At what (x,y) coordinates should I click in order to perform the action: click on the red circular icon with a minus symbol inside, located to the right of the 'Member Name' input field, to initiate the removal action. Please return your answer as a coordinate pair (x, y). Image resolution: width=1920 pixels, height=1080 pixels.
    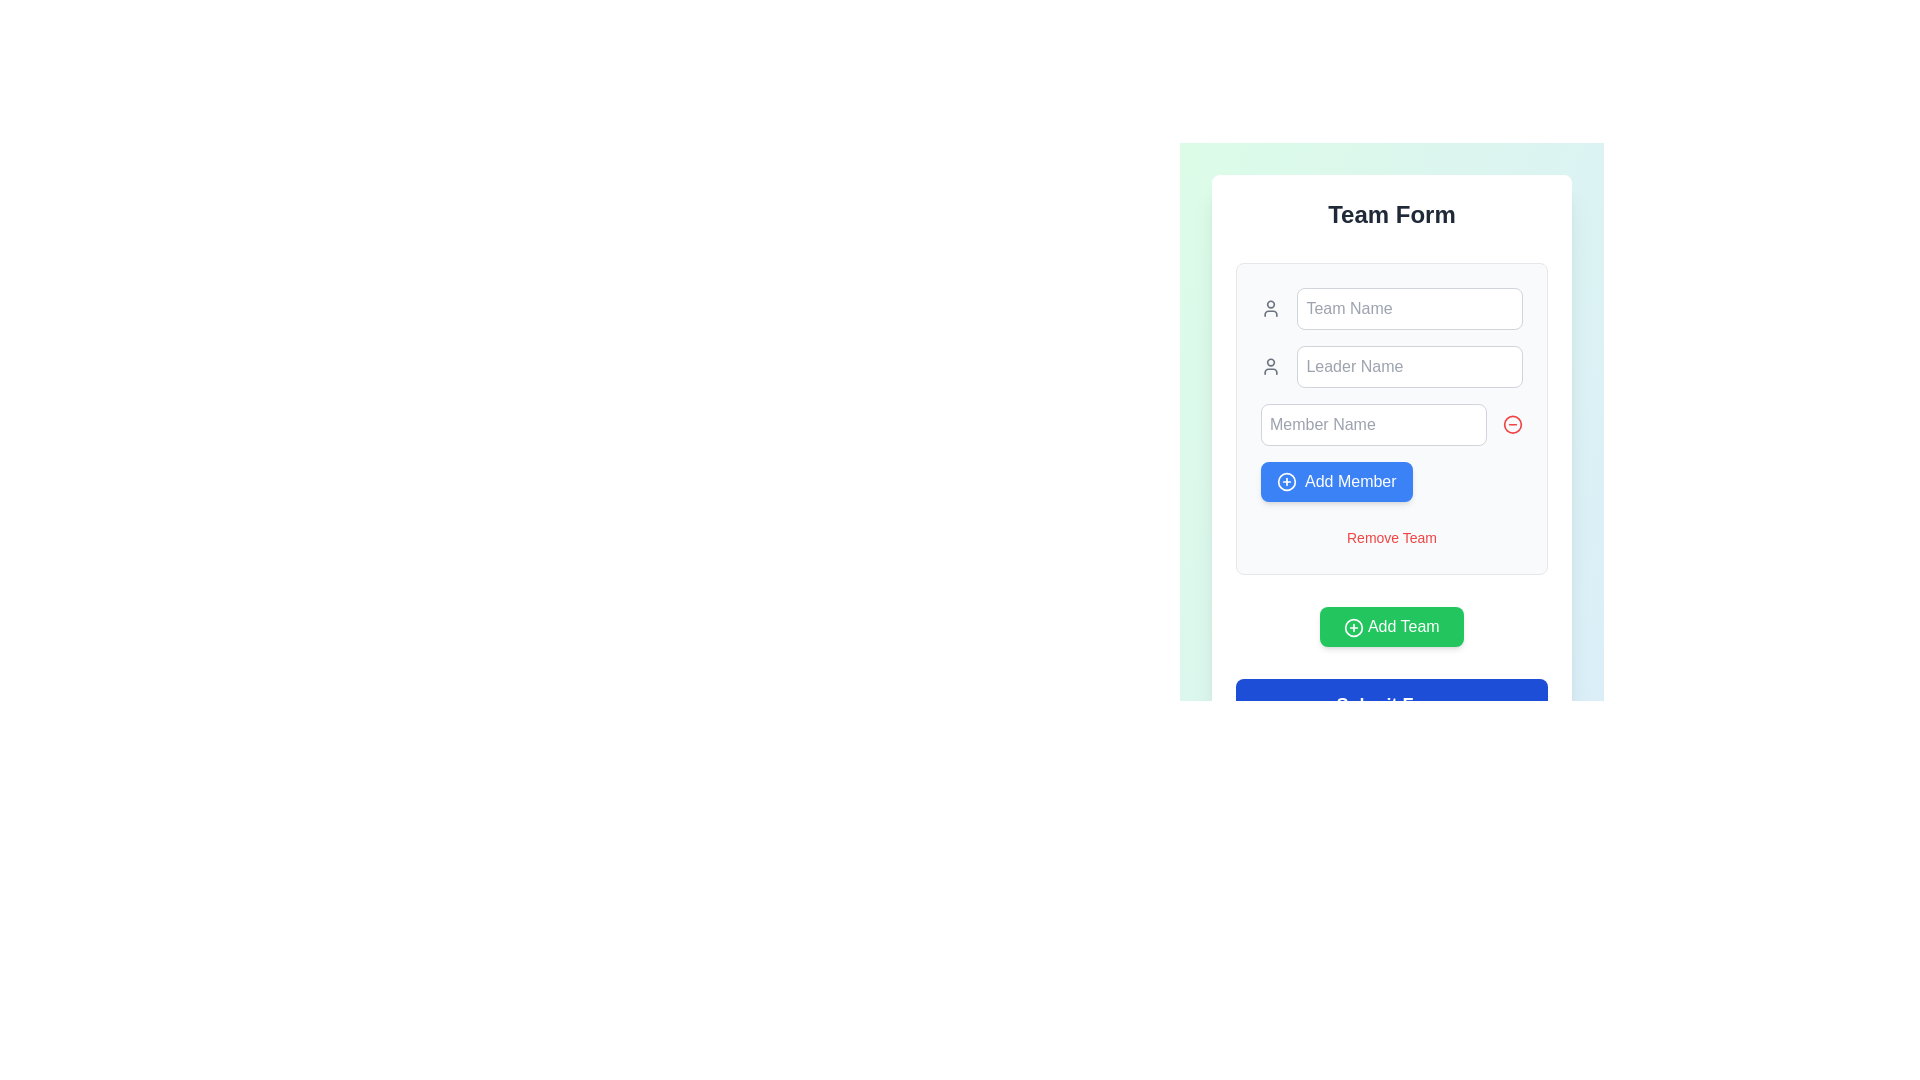
    Looking at the image, I should click on (1512, 423).